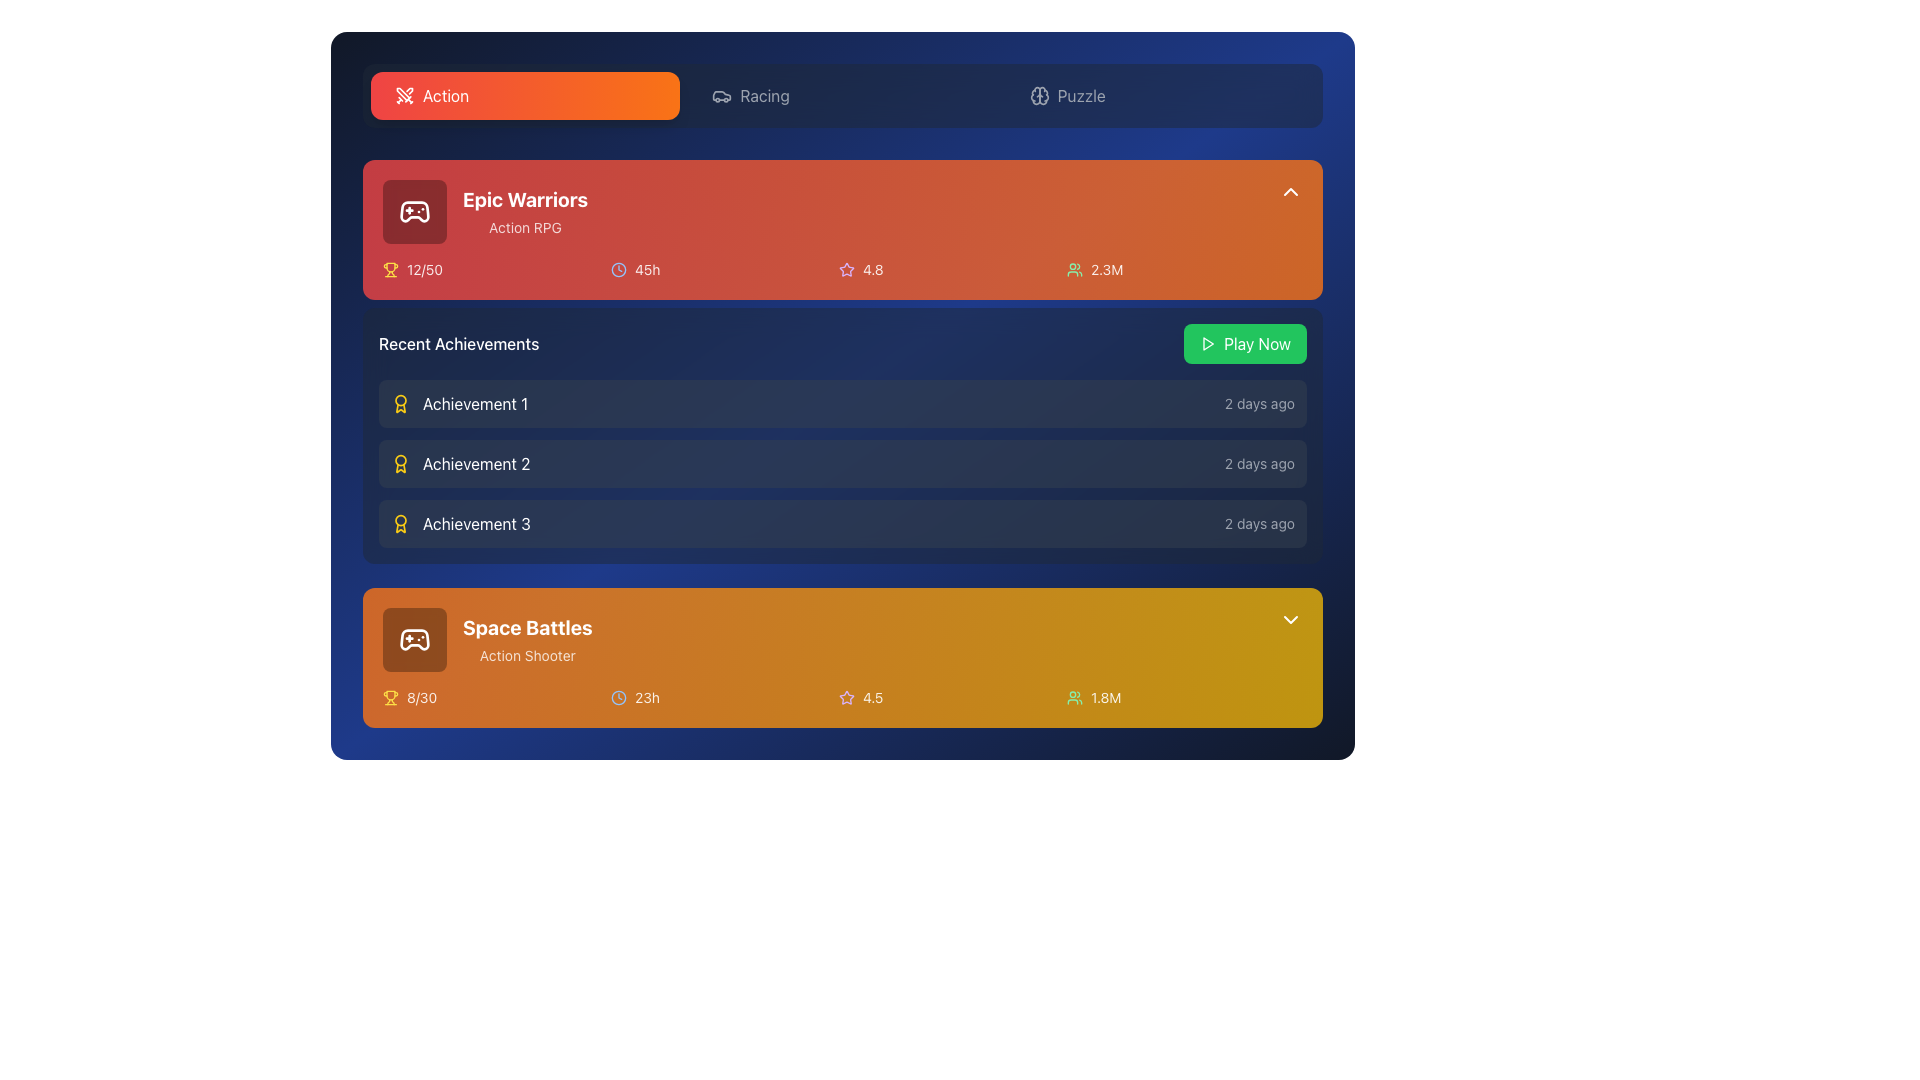 This screenshot has height=1080, width=1920. I want to click on the star icon used for ratings in the 'Space Battles' section, which visually represents a 5-star rating system and is located immediately to the left of the numeric rating '4.5', so click(846, 697).